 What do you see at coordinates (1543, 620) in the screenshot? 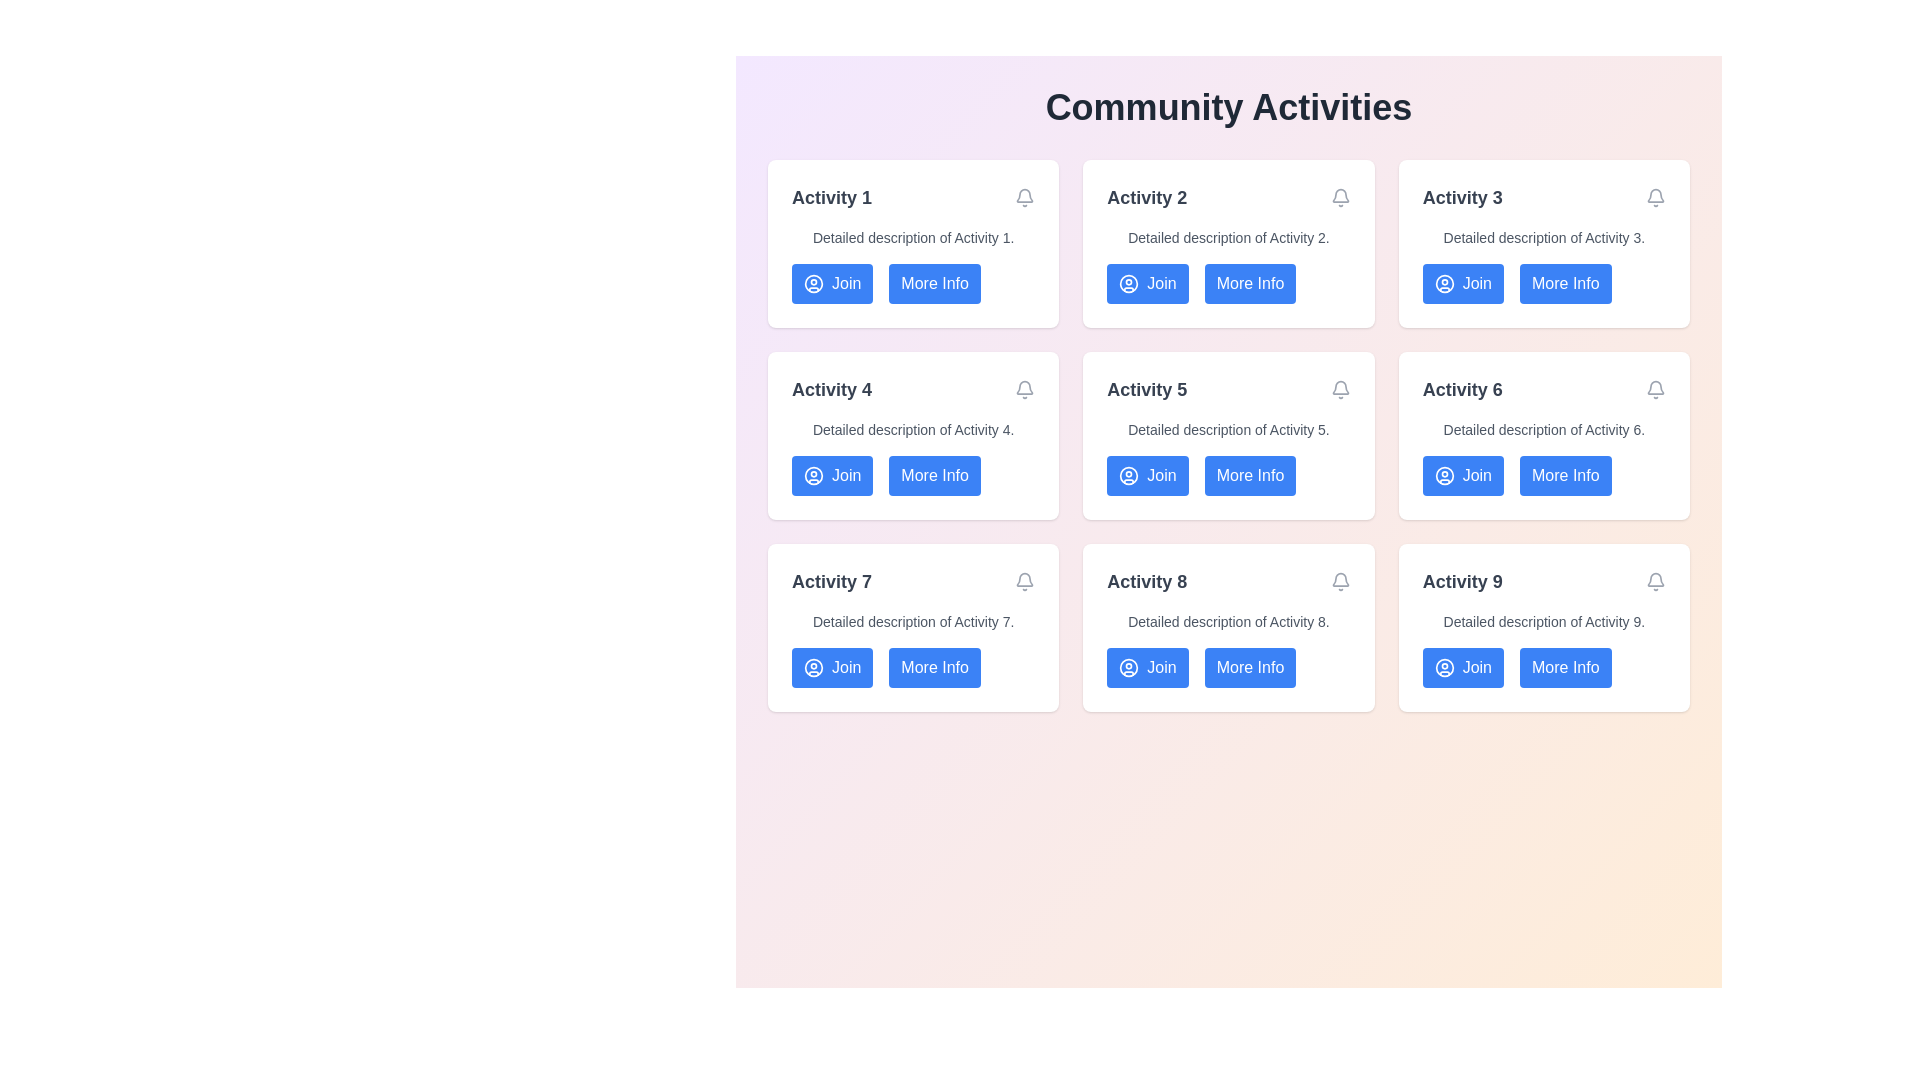
I see `the static text label that contains the text 'Detailed description of Activity 9.' which is positioned directly below the header for 'Activity 9' and above the 'Join' and 'More Info' buttons` at bounding box center [1543, 620].